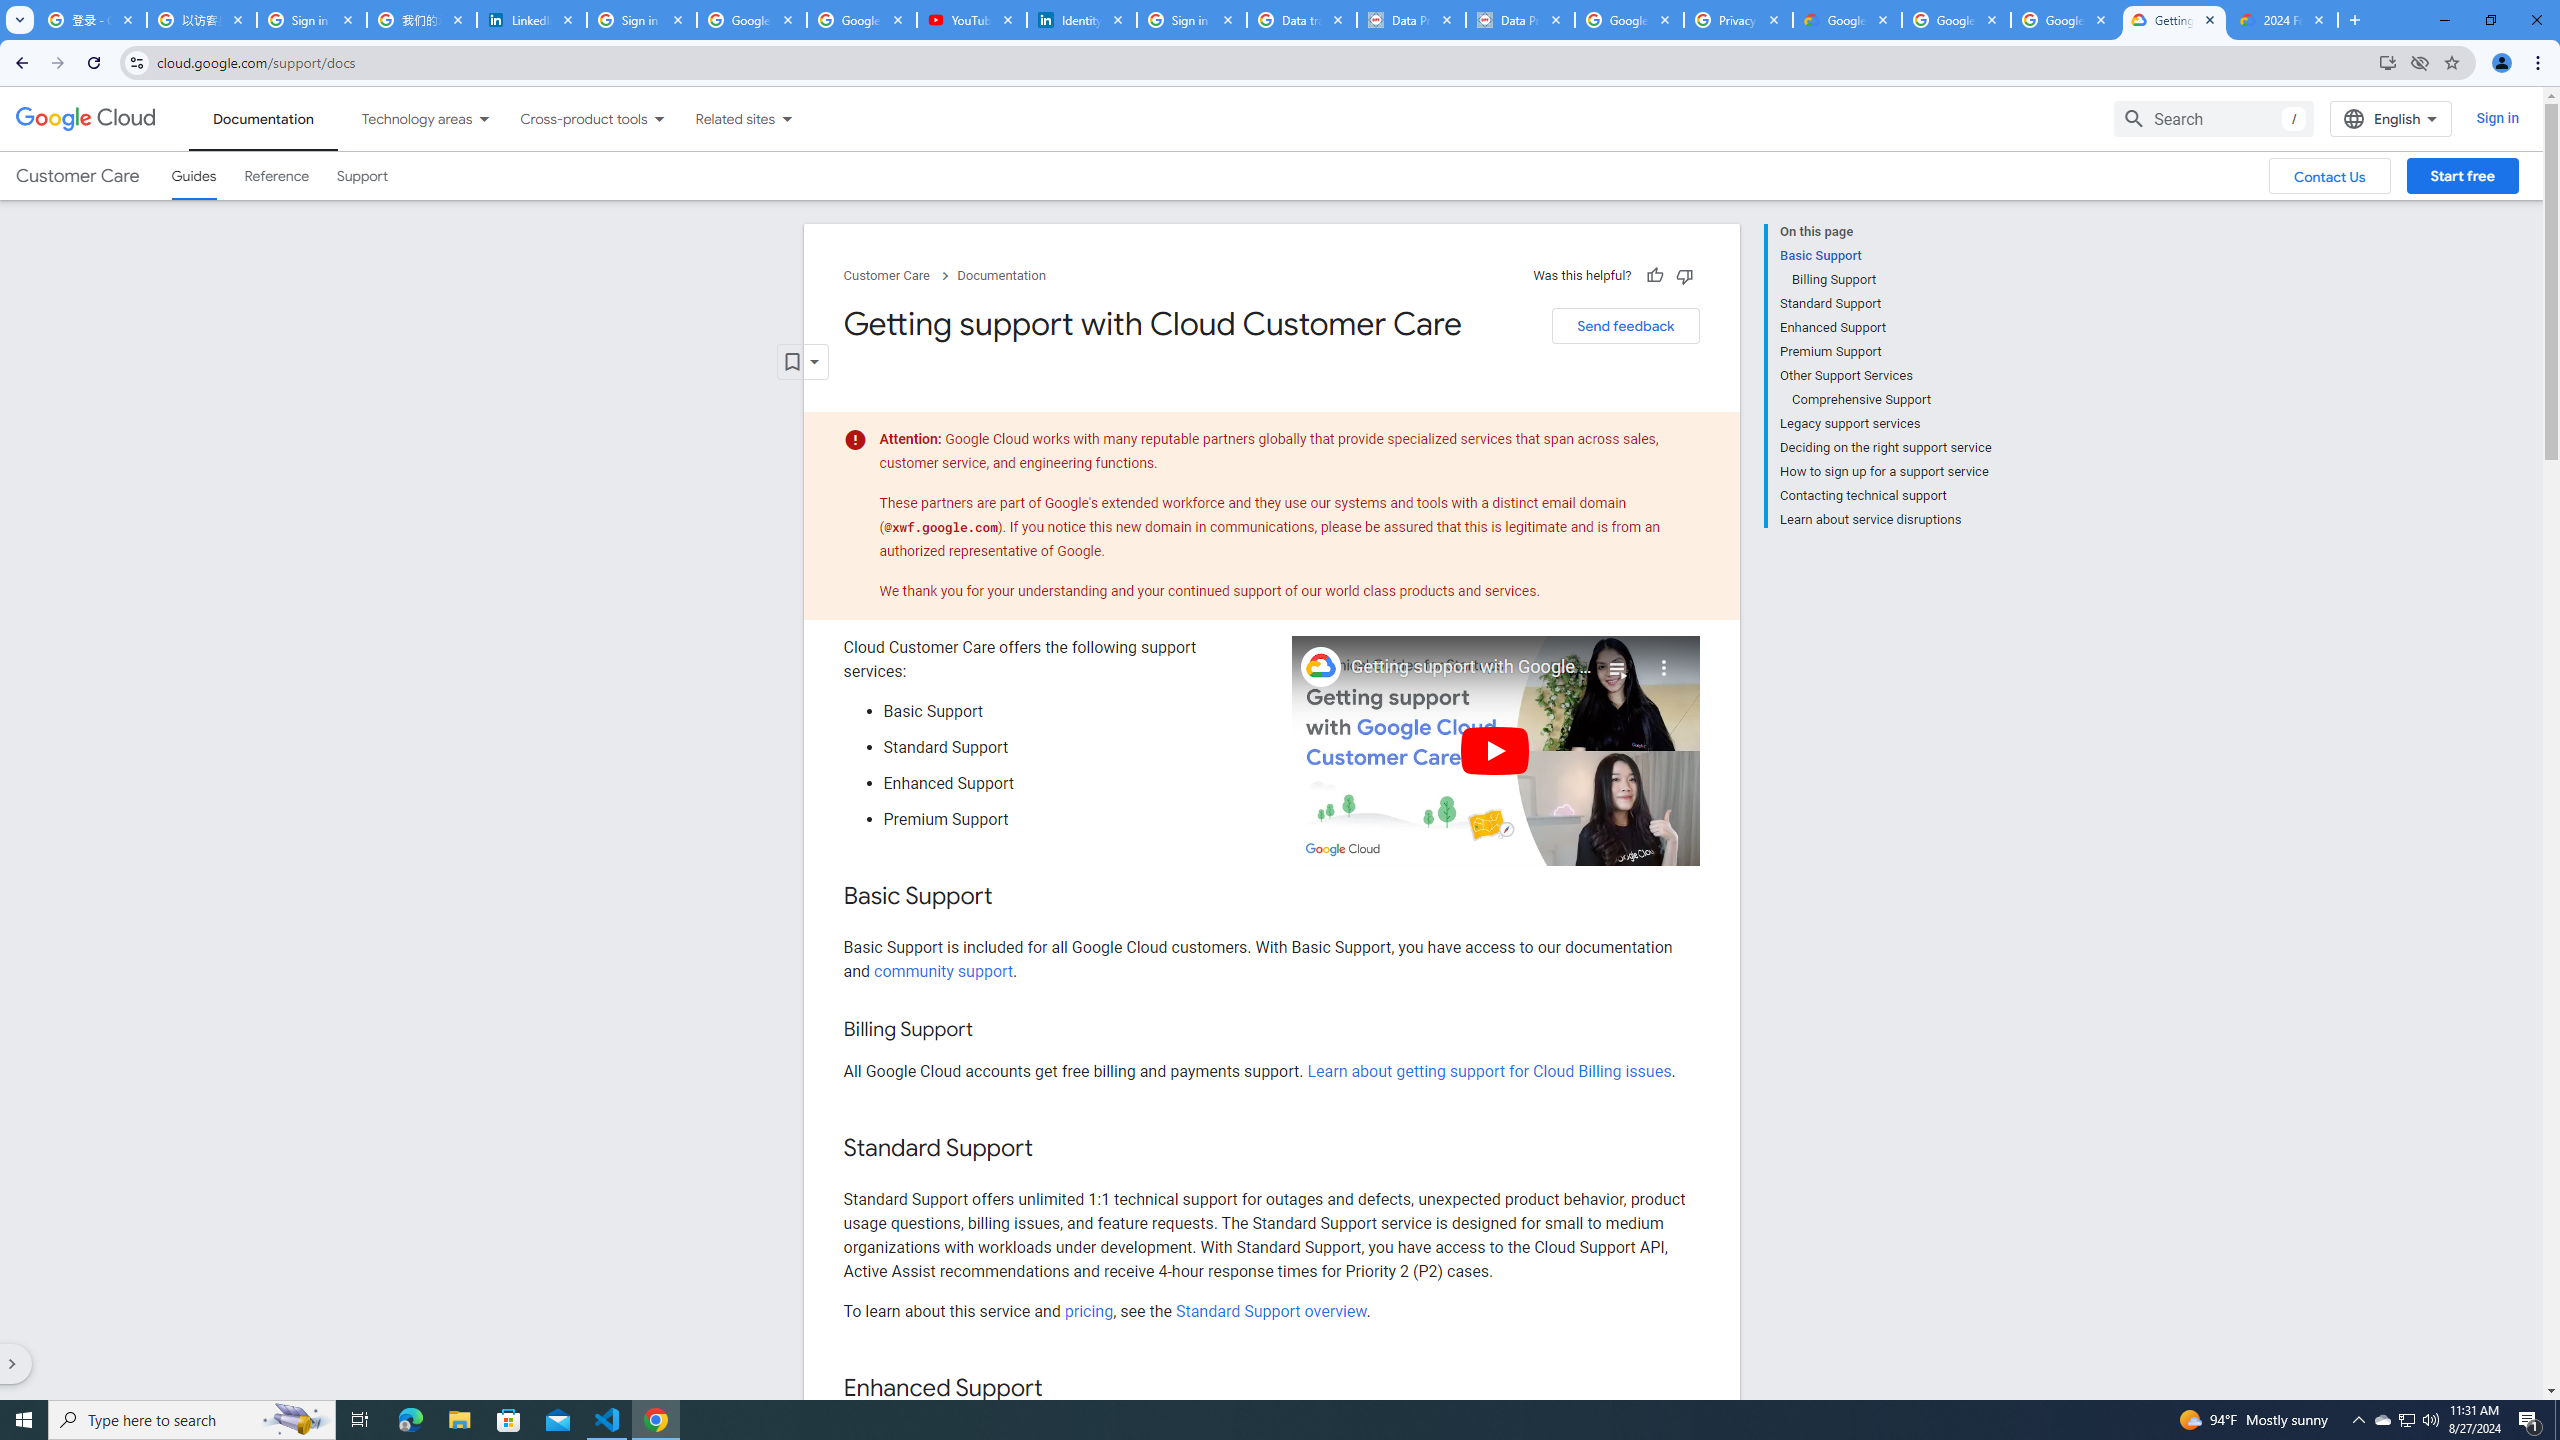  Describe the element at coordinates (802, 361) in the screenshot. I see `'Open dropdown'` at that location.